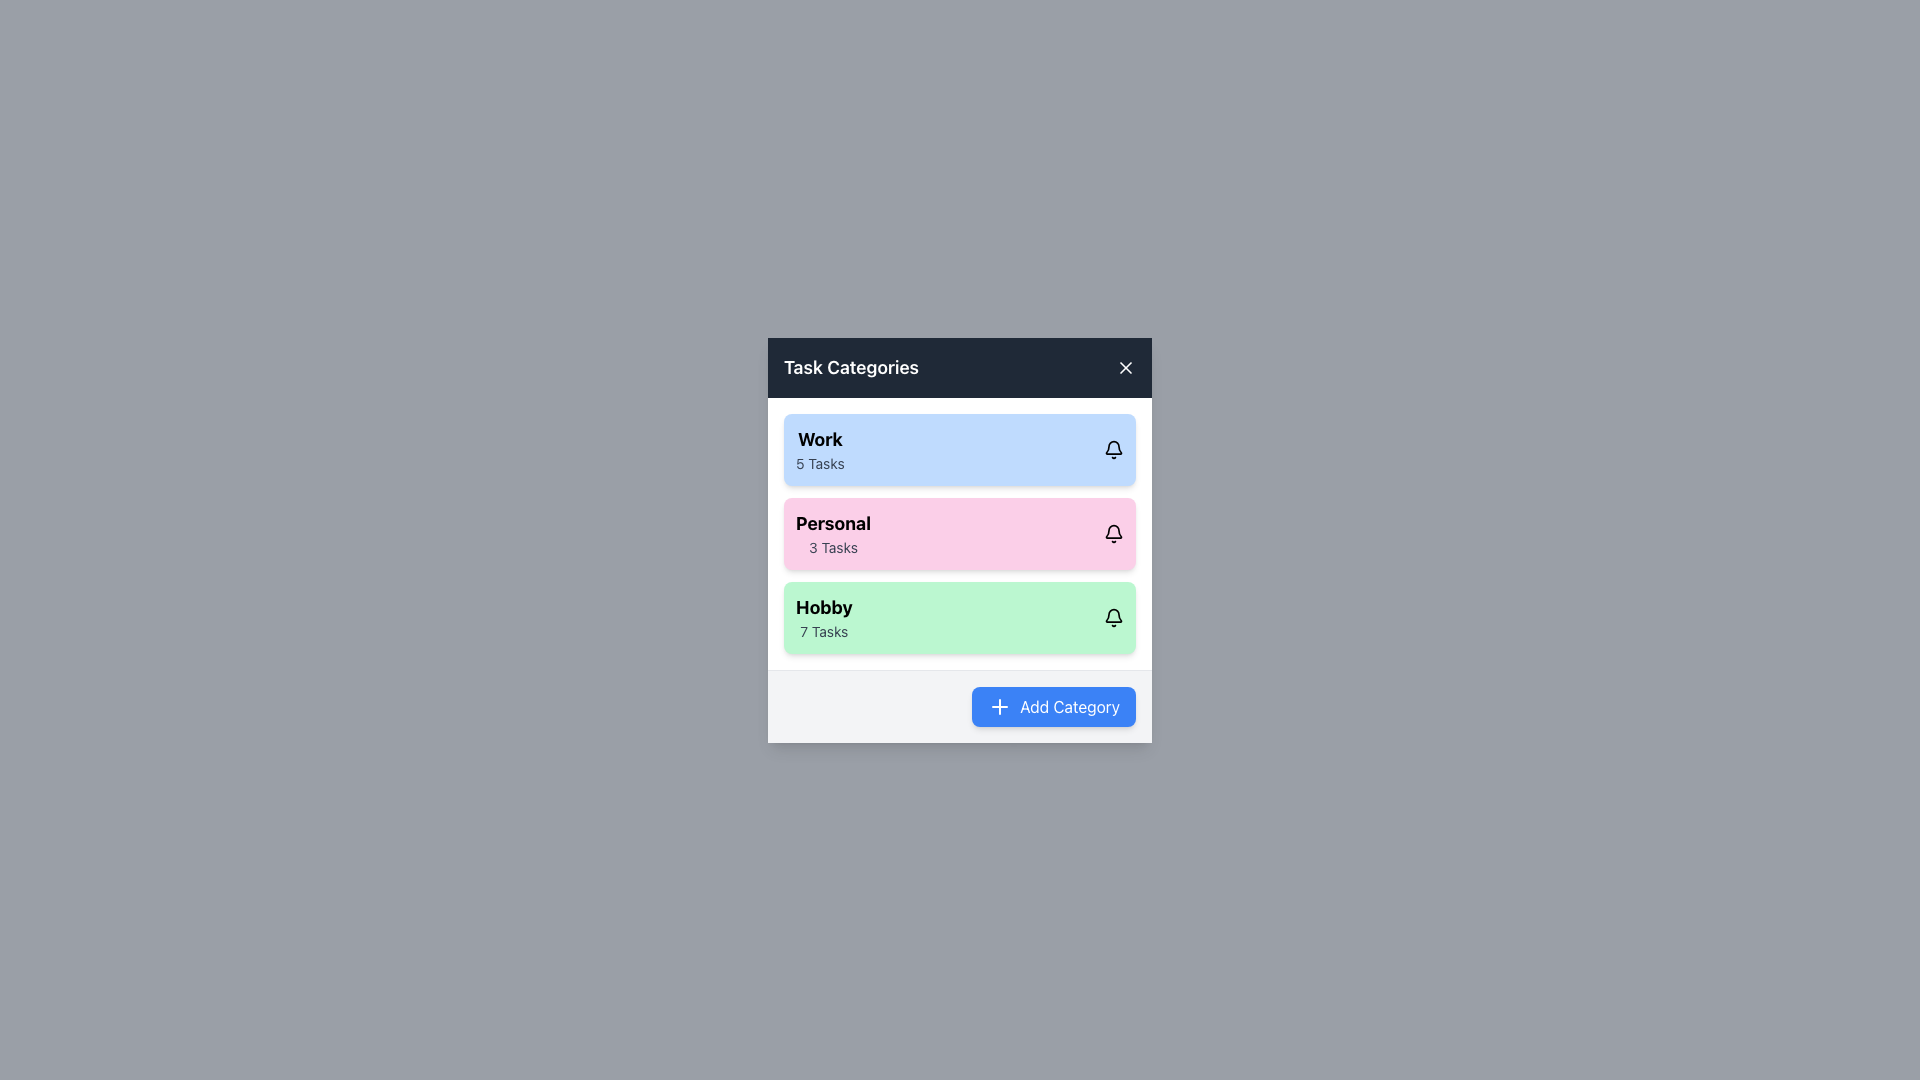 Image resolution: width=1920 pixels, height=1080 pixels. Describe the element at coordinates (1126, 367) in the screenshot. I see `the close button located at the top-right corner of the 'Task Categories' header` at that location.